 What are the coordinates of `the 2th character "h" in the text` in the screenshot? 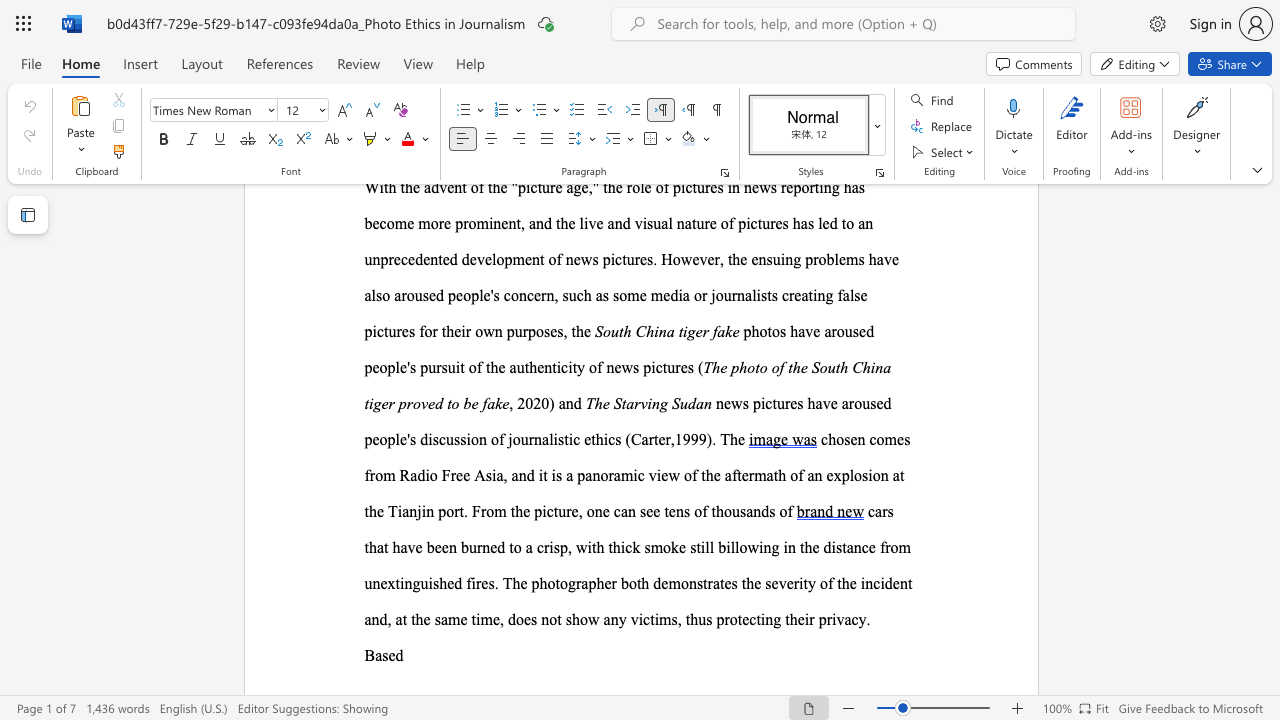 It's located at (599, 583).